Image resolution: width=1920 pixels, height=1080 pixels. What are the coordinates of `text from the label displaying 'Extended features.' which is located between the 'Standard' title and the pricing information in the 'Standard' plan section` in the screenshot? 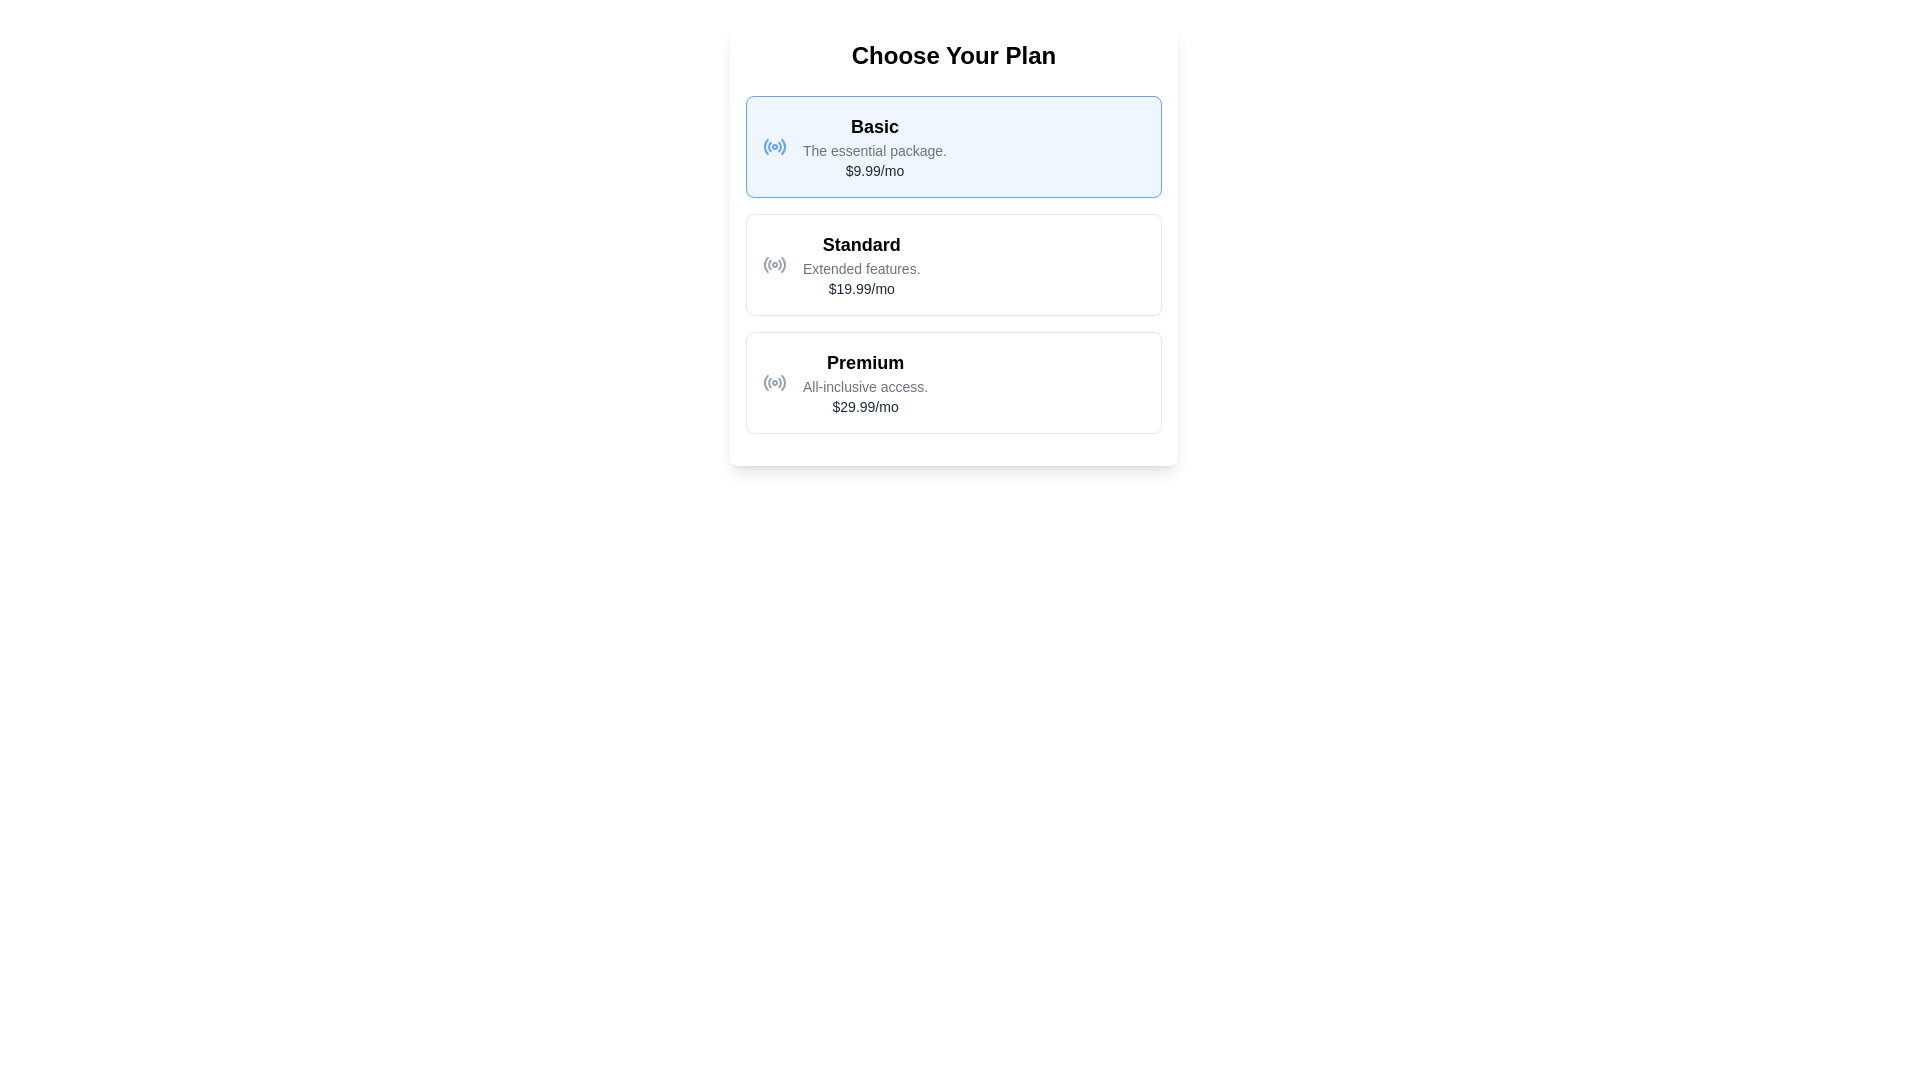 It's located at (861, 268).